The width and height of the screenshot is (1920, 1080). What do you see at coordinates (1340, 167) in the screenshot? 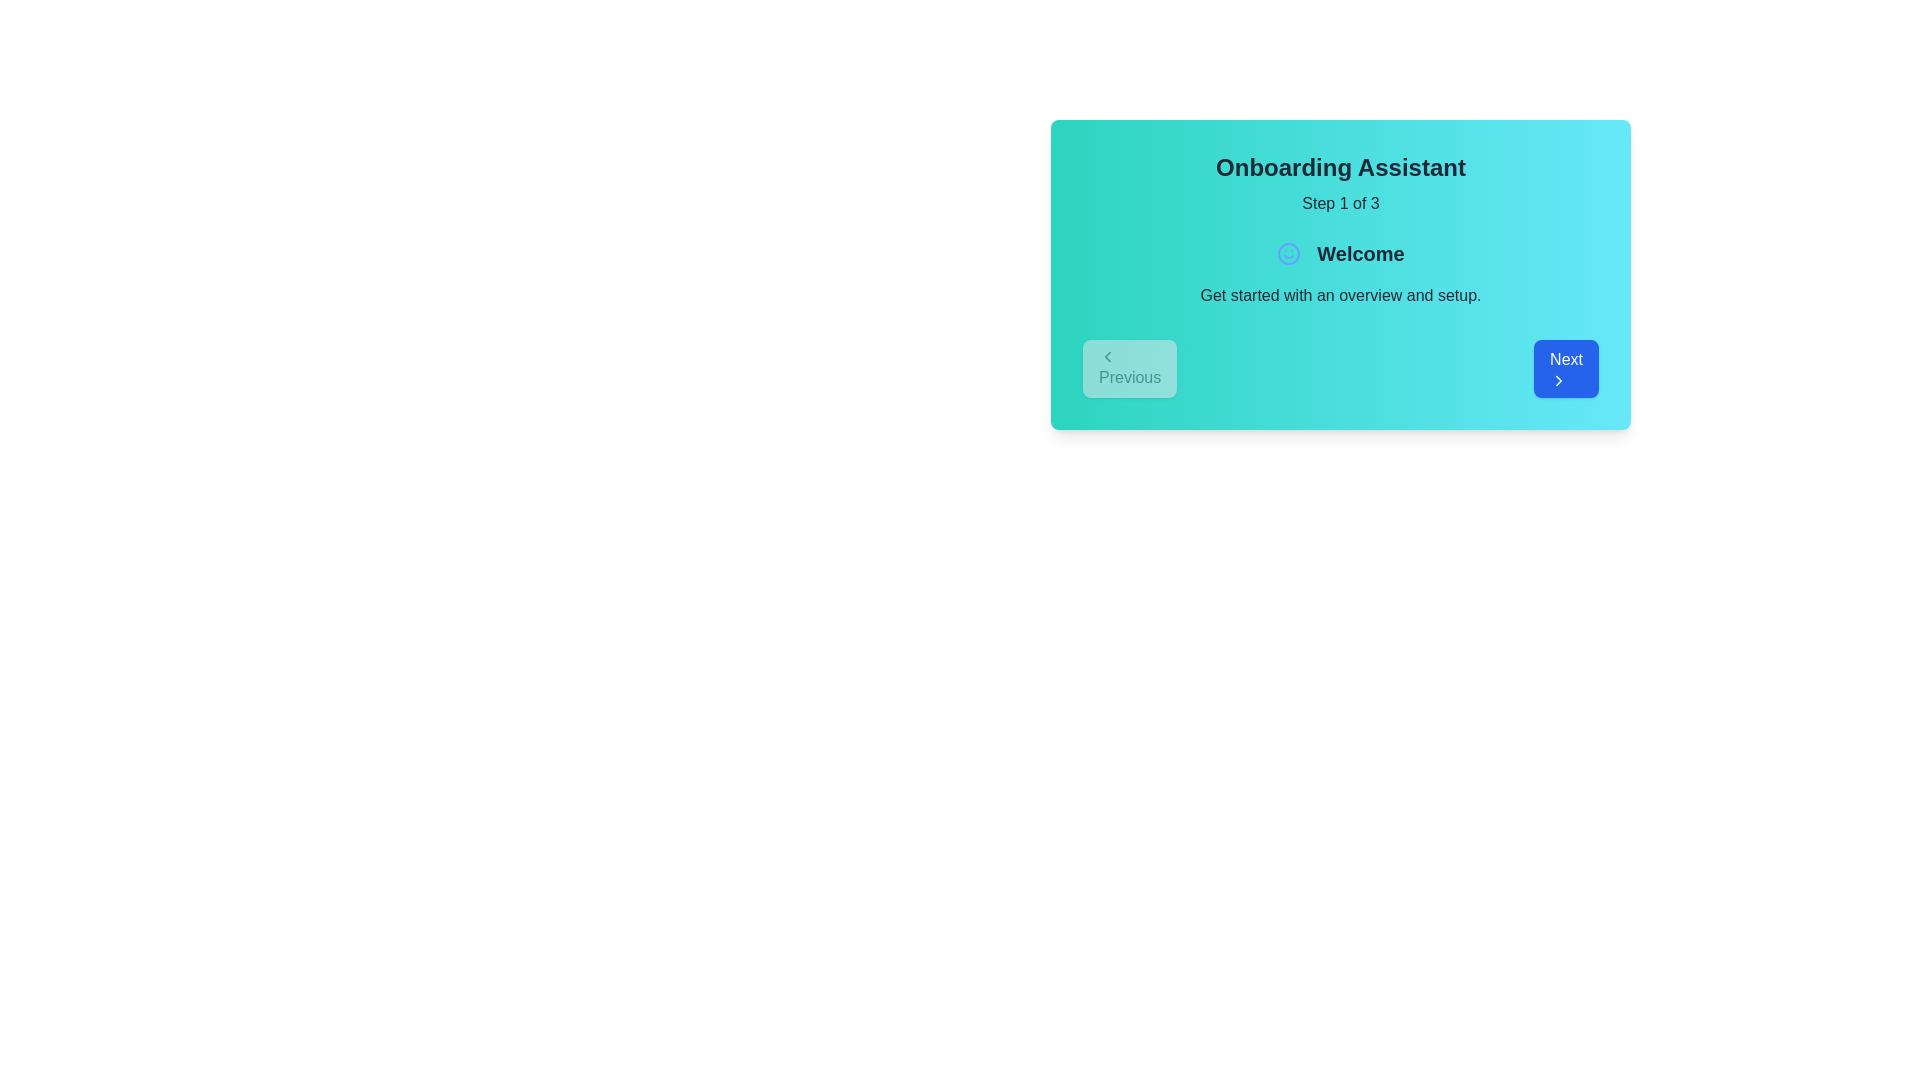
I see `the static text display that serves as a header or title for the onboarding section of the UI card, positioned at the top of the card layout` at bounding box center [1340, 167].